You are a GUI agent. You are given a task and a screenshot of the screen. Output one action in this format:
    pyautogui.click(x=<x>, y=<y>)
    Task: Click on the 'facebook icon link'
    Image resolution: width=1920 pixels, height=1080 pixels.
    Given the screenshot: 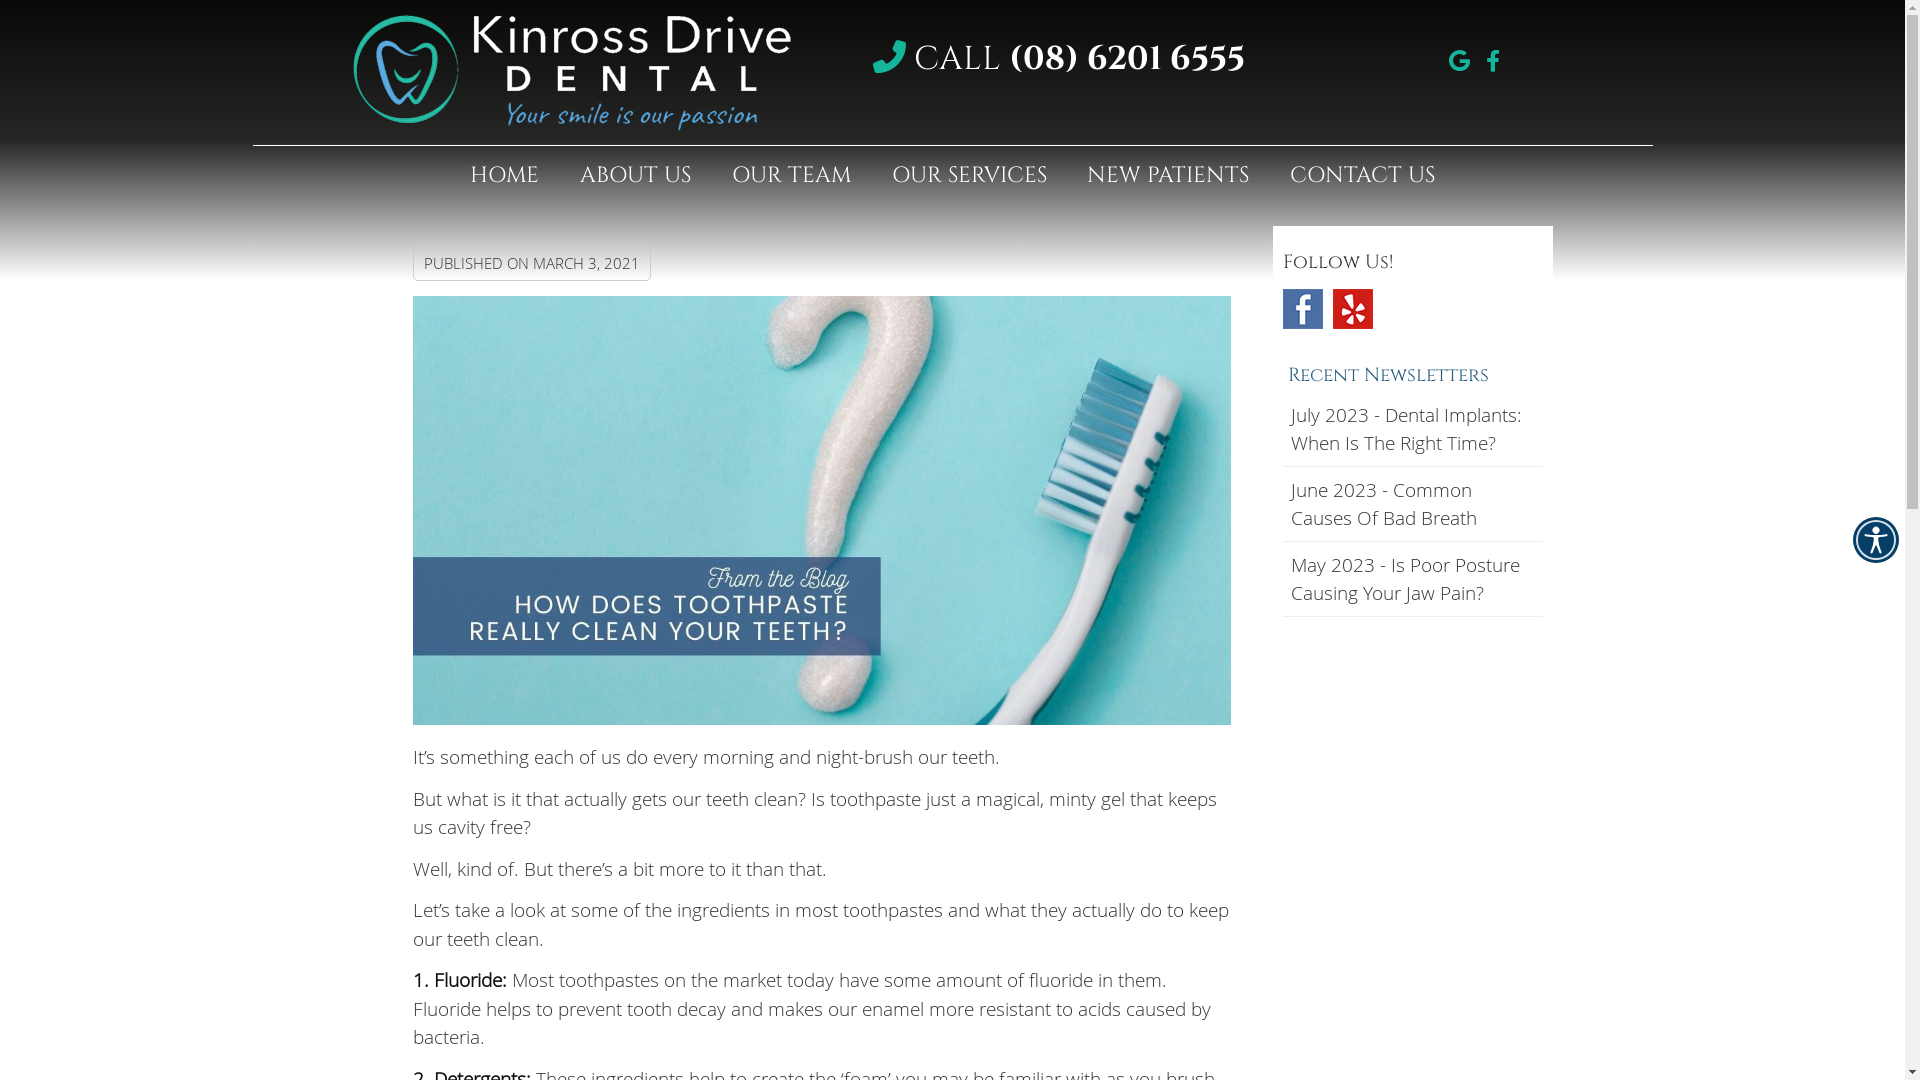 What is the action you would take?
    pyautogui.click(x=1482, y=57)
    